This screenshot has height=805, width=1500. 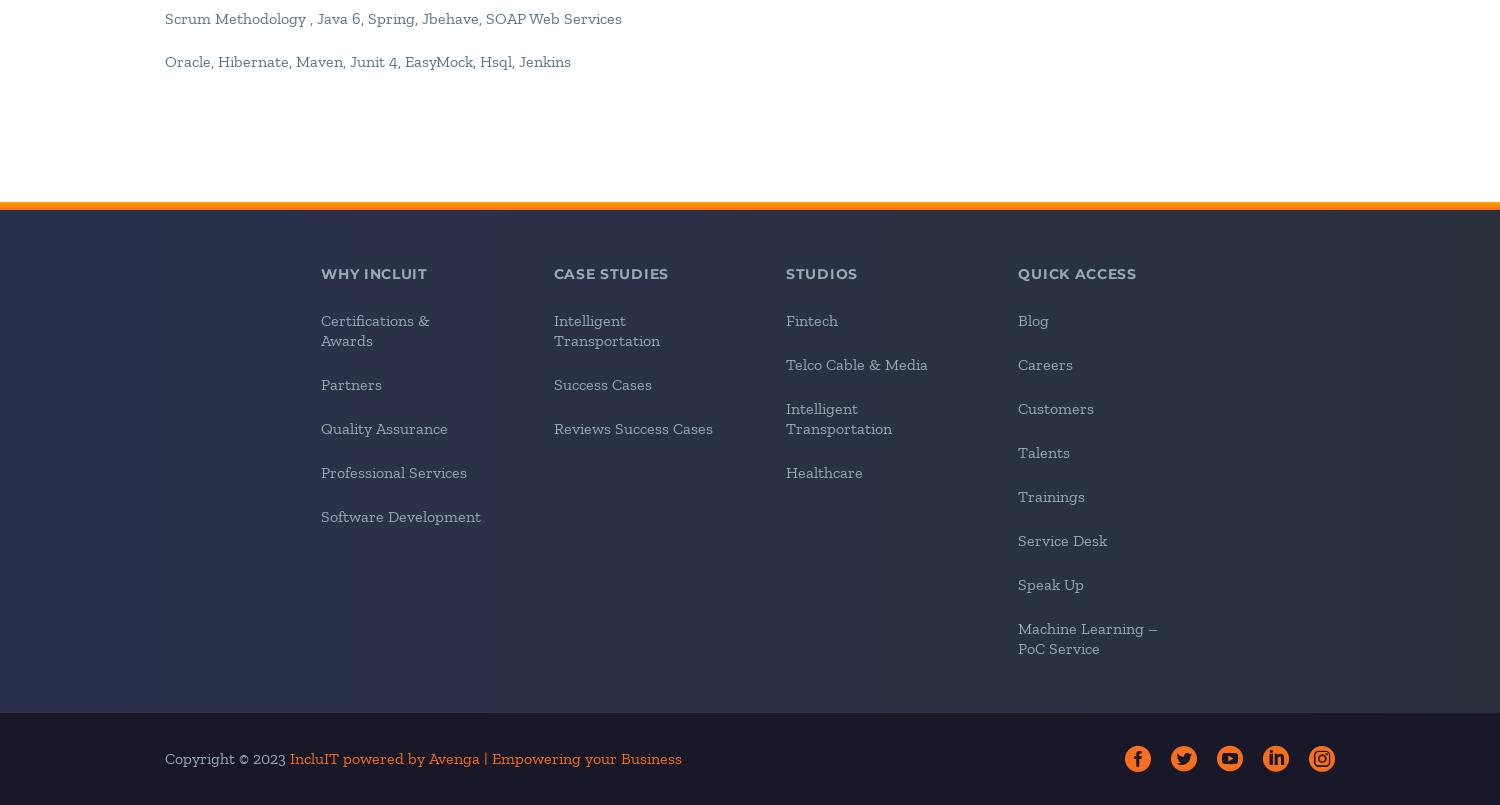 What do you see at coordinates (1062, 538) in the screenshot?
I see `'Service Desk'` at bounding box center [1062, 538].